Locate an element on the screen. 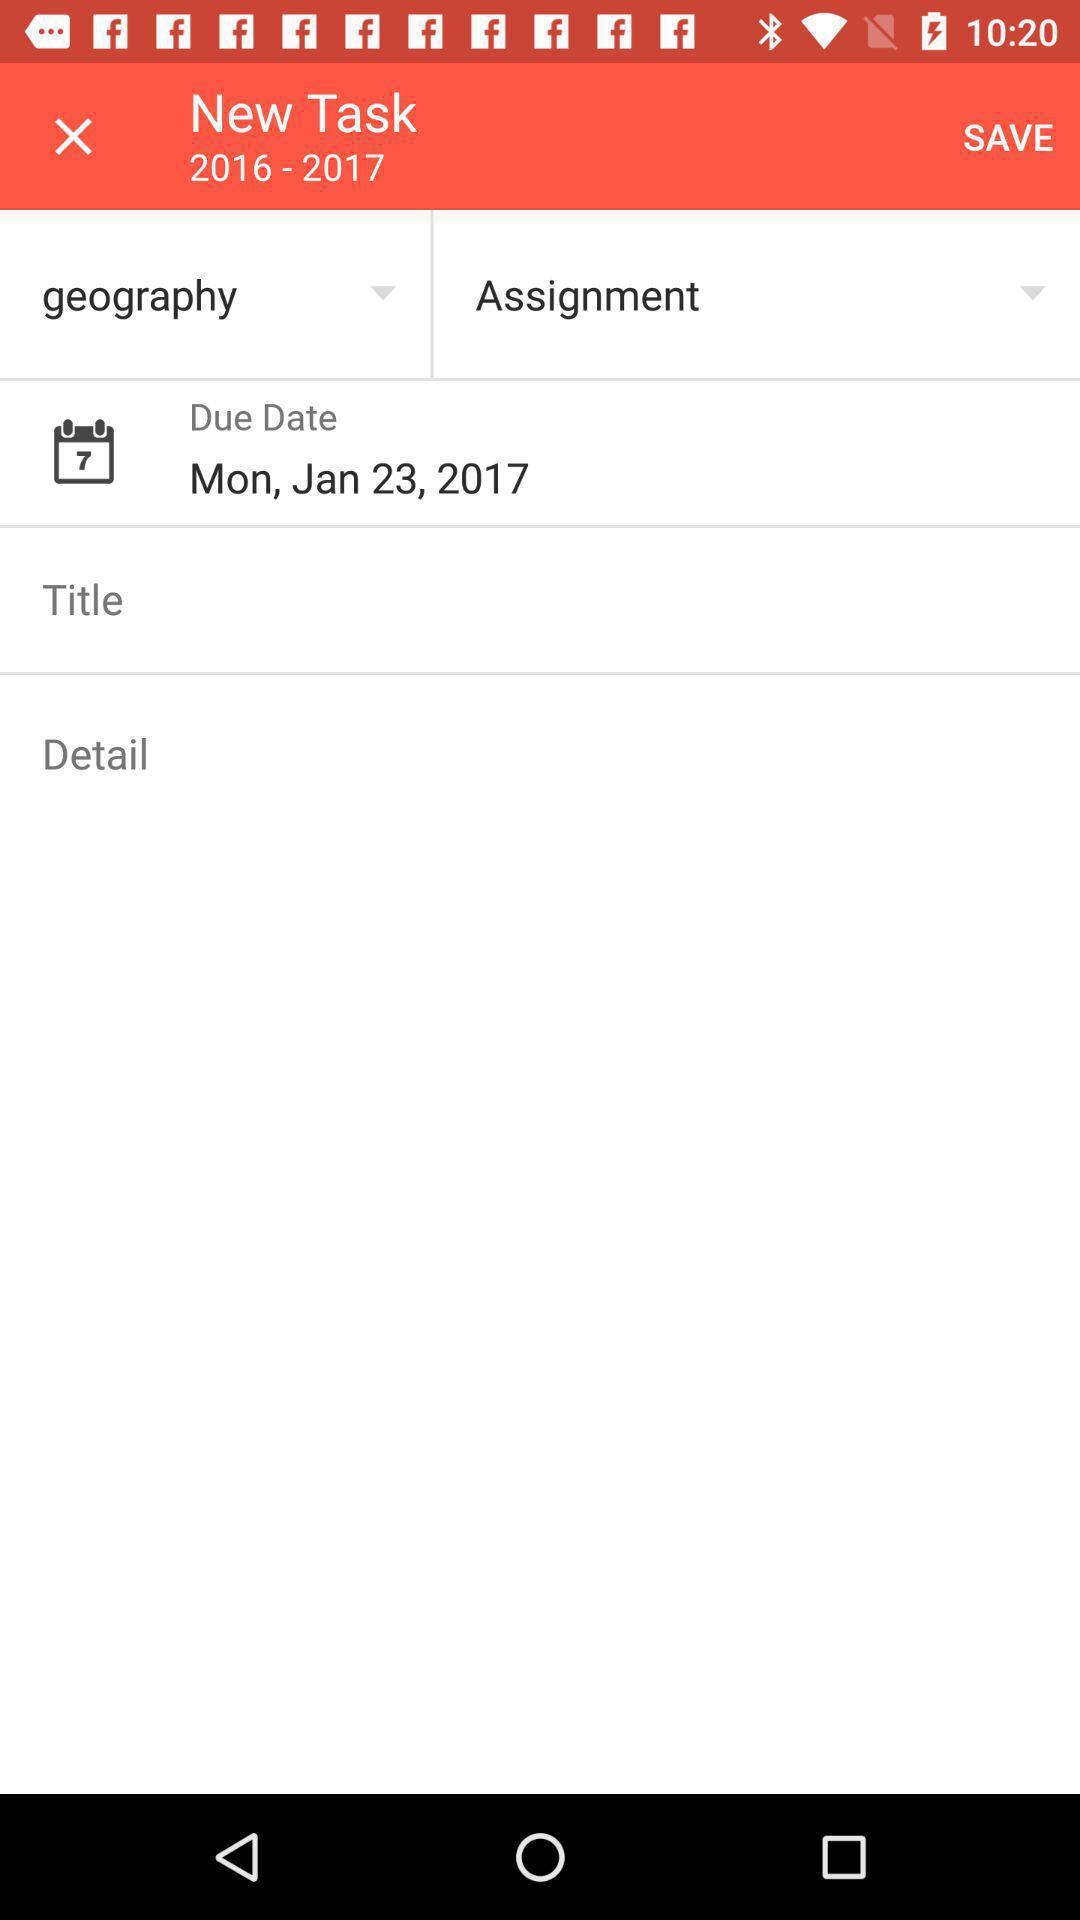 The height and width of the screenshot is (1920, 1080). title box is located at coordinates (540, 597).